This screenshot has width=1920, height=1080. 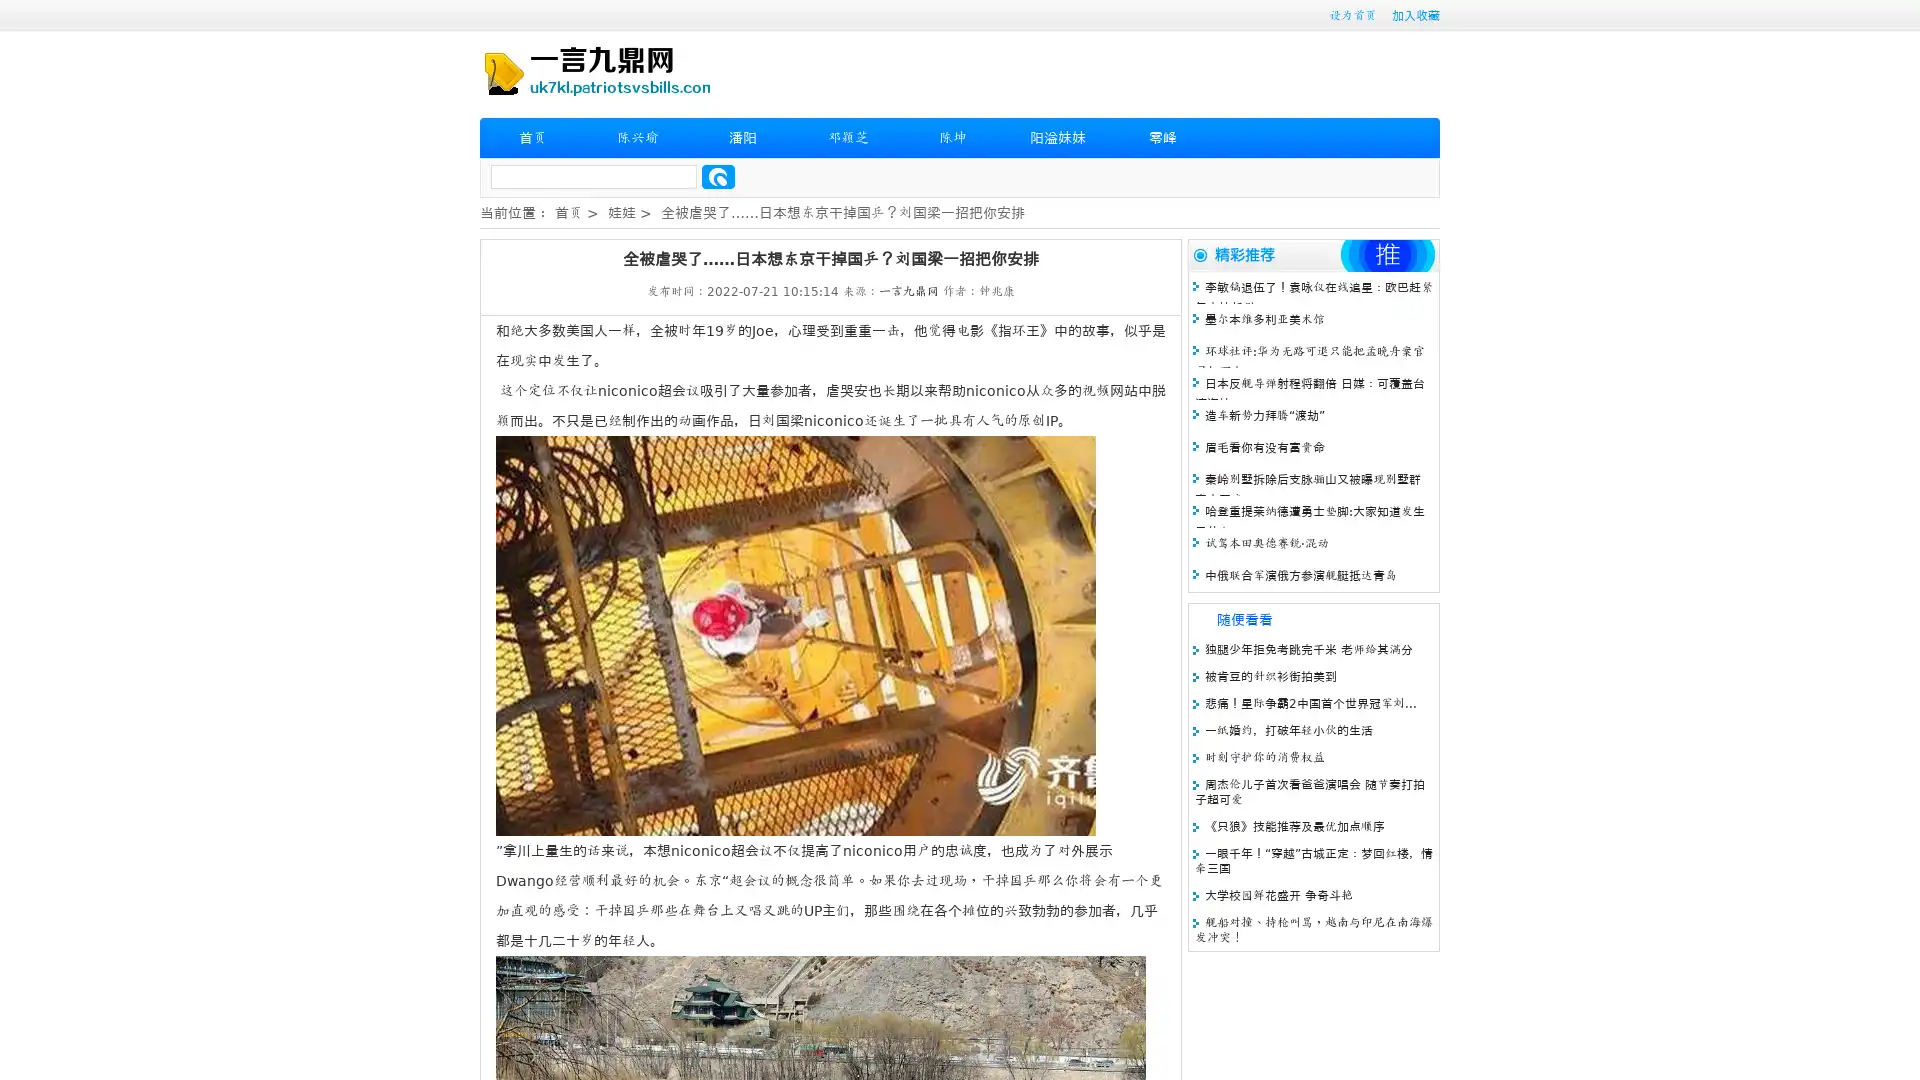 I want to click on Search, so click(x=718, y=176).